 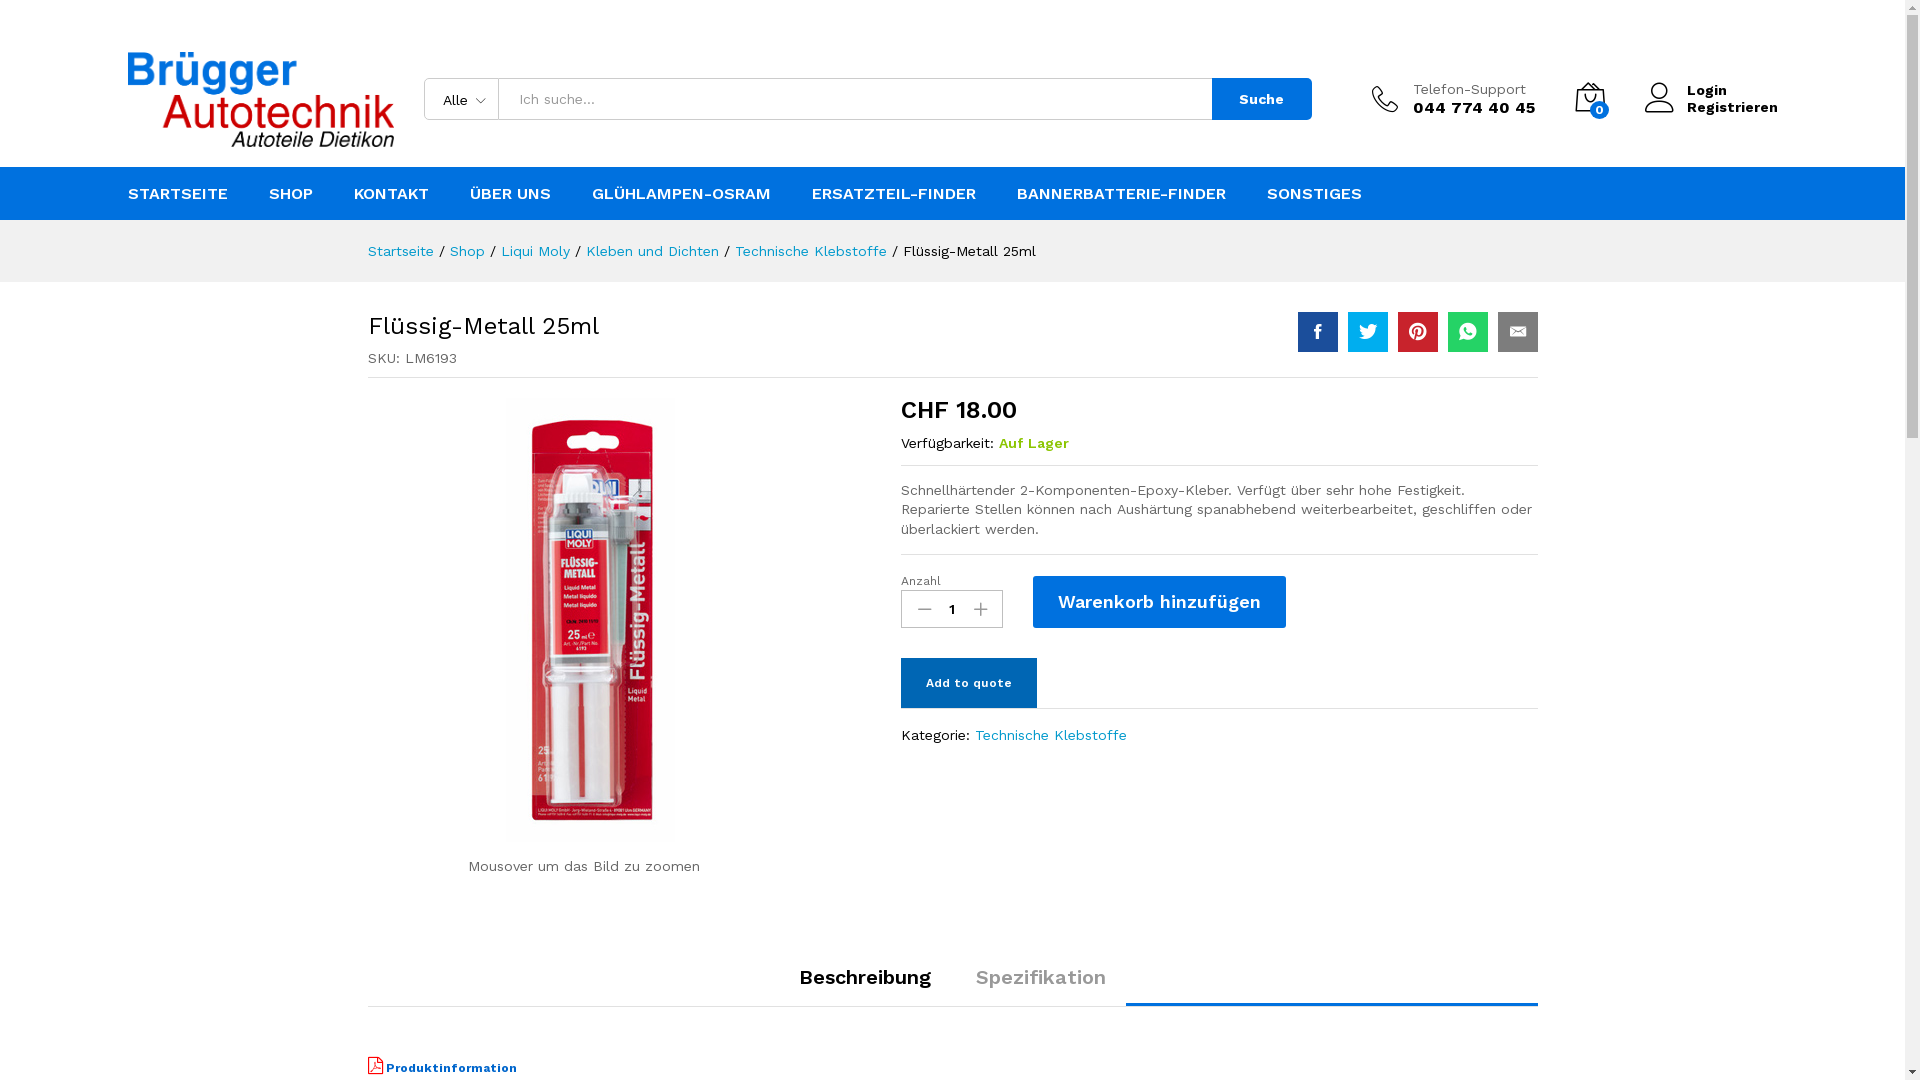 I want to click on 'KONTAKT', so click(x=391, y=193).